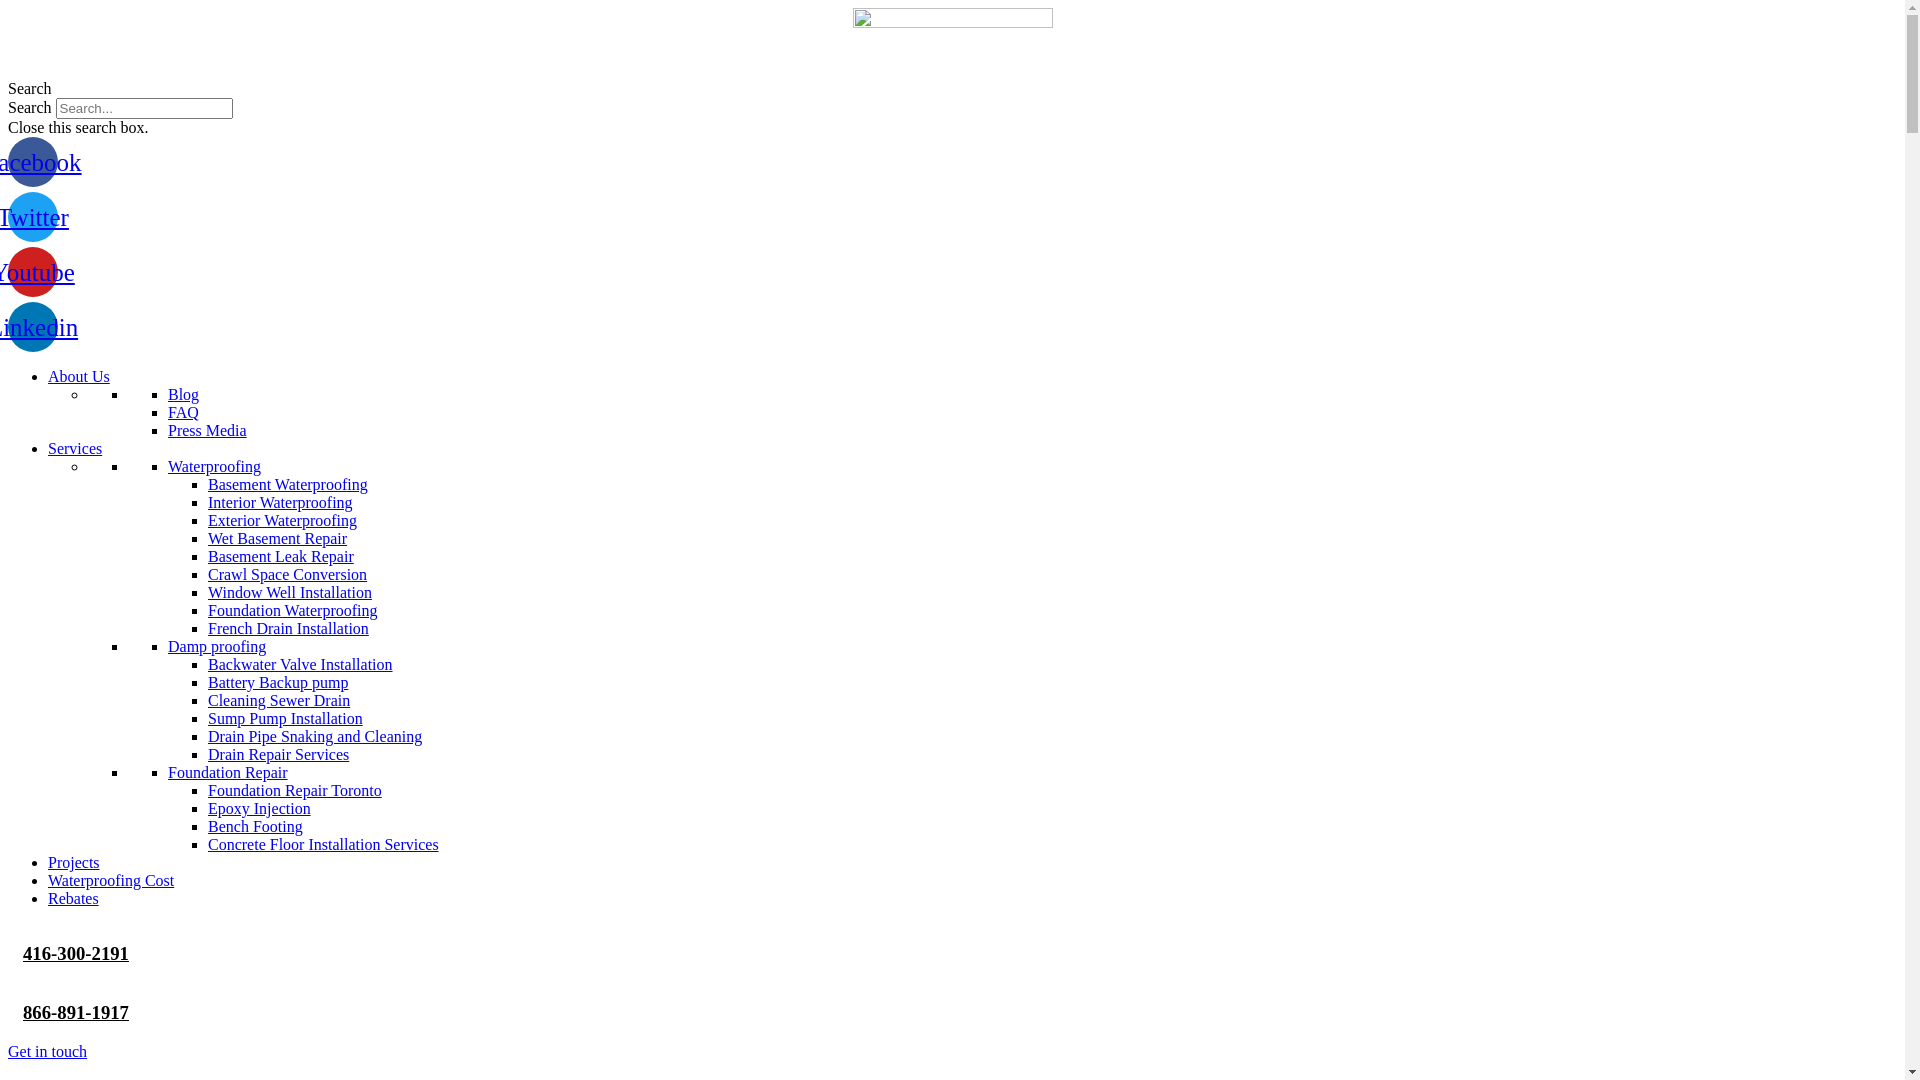 This screenshot has height=1080, width=1920. Describe the element at coordinates (33, 272) in the screenshot. I see `'Youtube'` at that location.